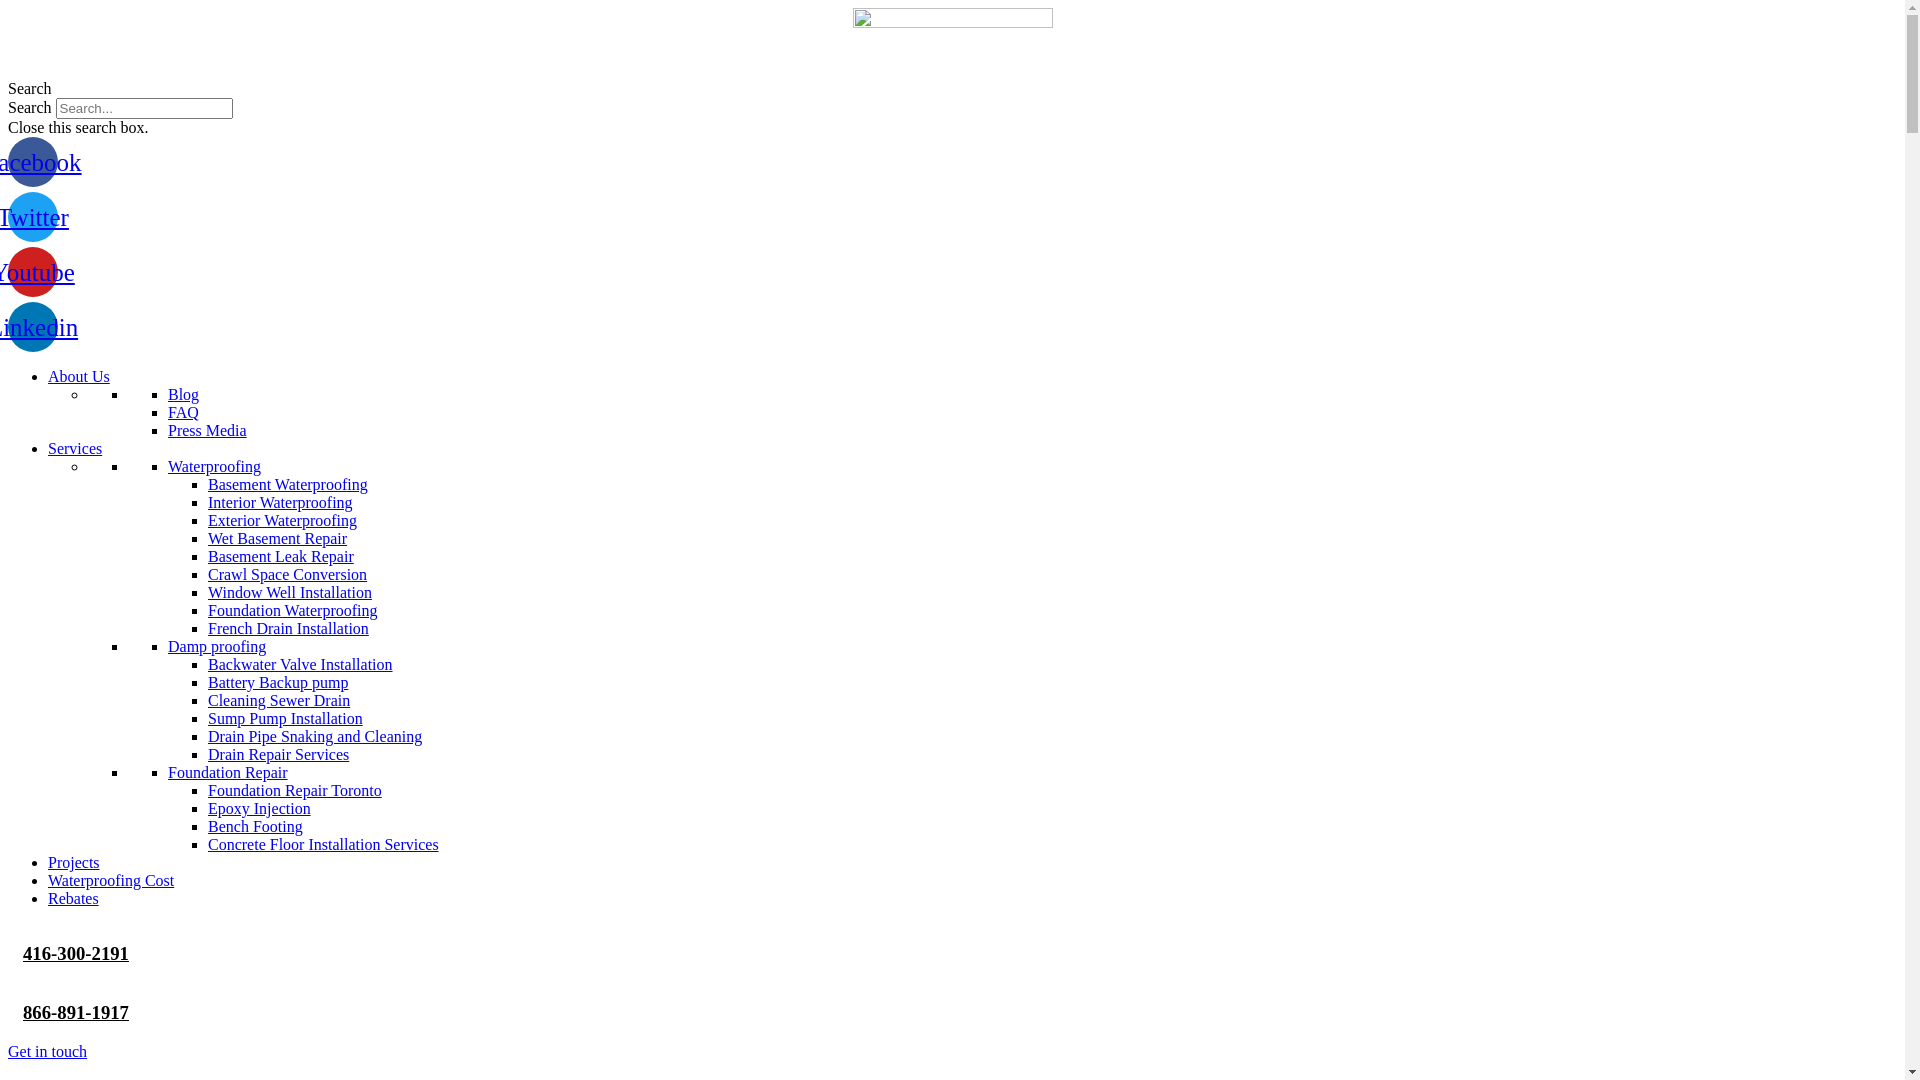 This screenshot has height=1080, width=1920. Describe the element at coordinates (33, 272) in the screenshot. I see `'Youtube'` at that location.